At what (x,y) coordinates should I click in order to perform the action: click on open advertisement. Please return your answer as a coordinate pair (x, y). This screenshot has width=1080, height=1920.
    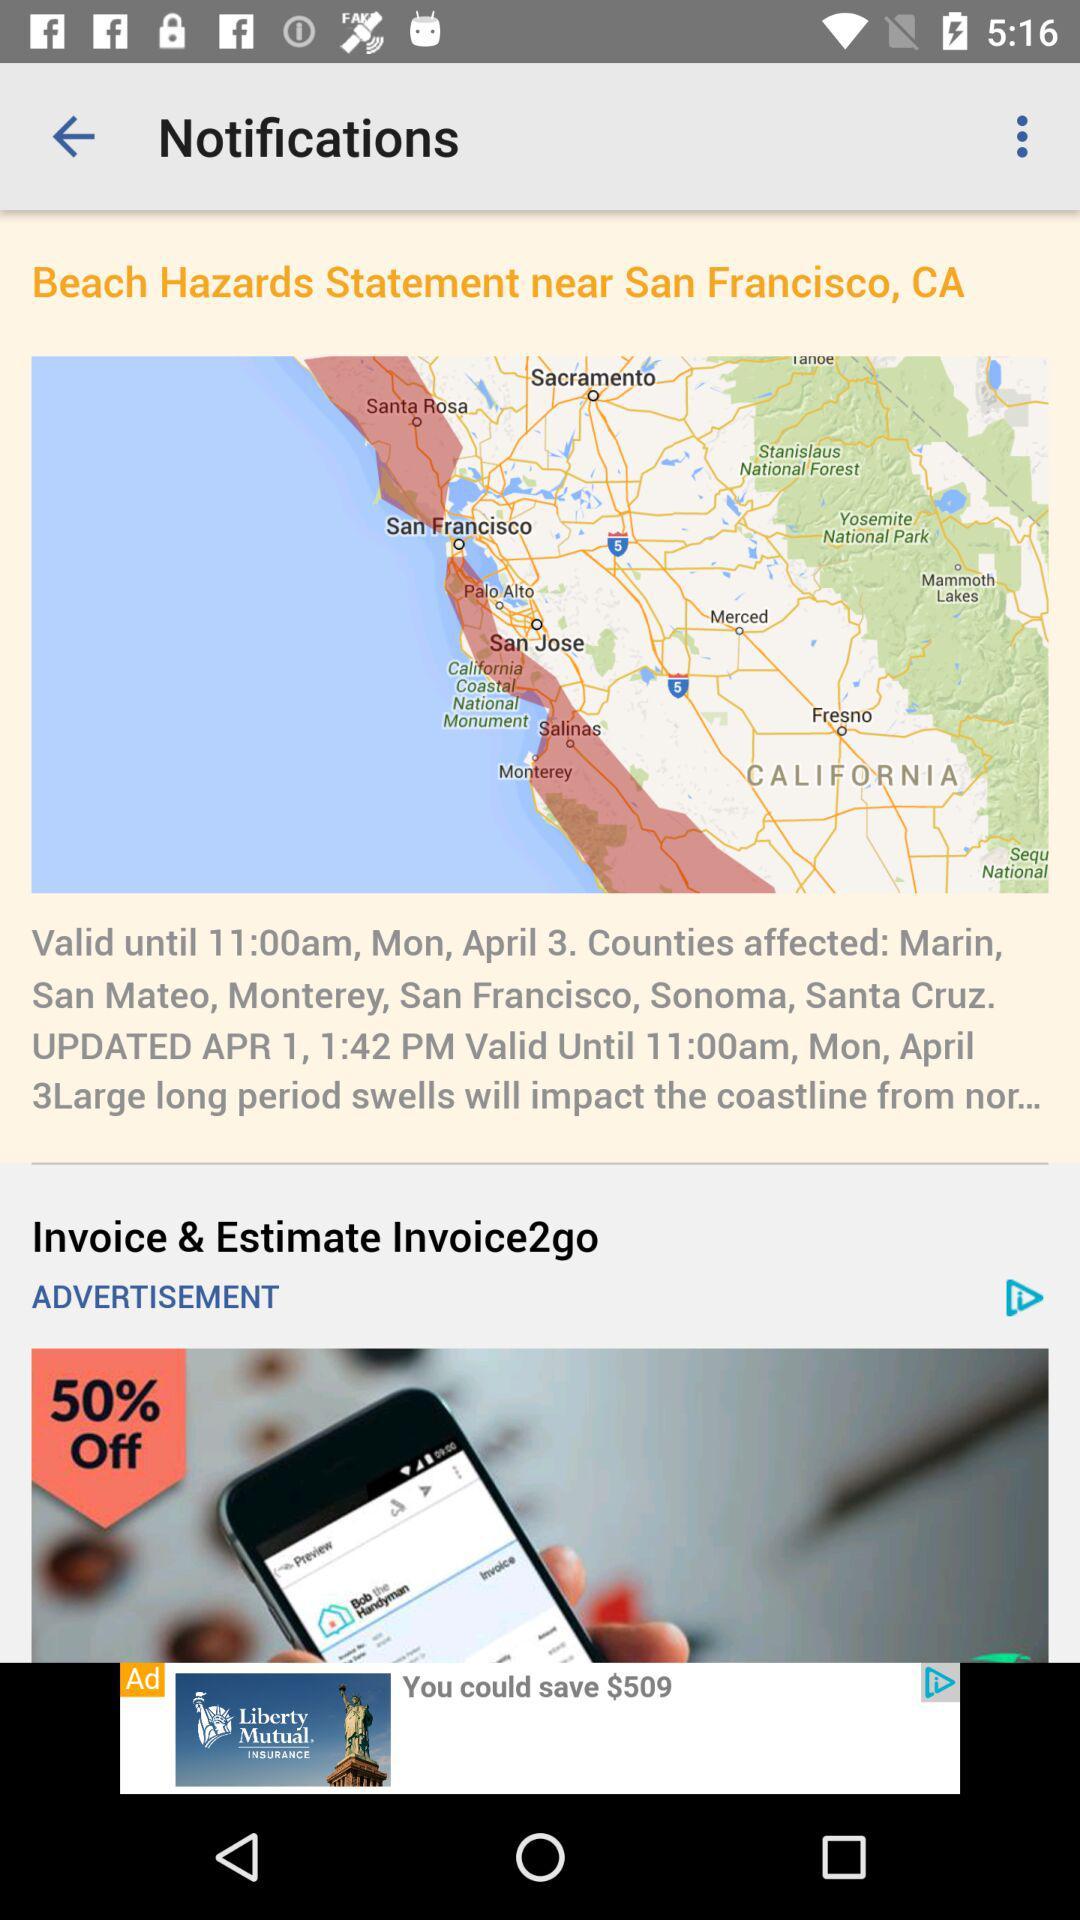
    Looking at the image, I should click on (540, 1505).